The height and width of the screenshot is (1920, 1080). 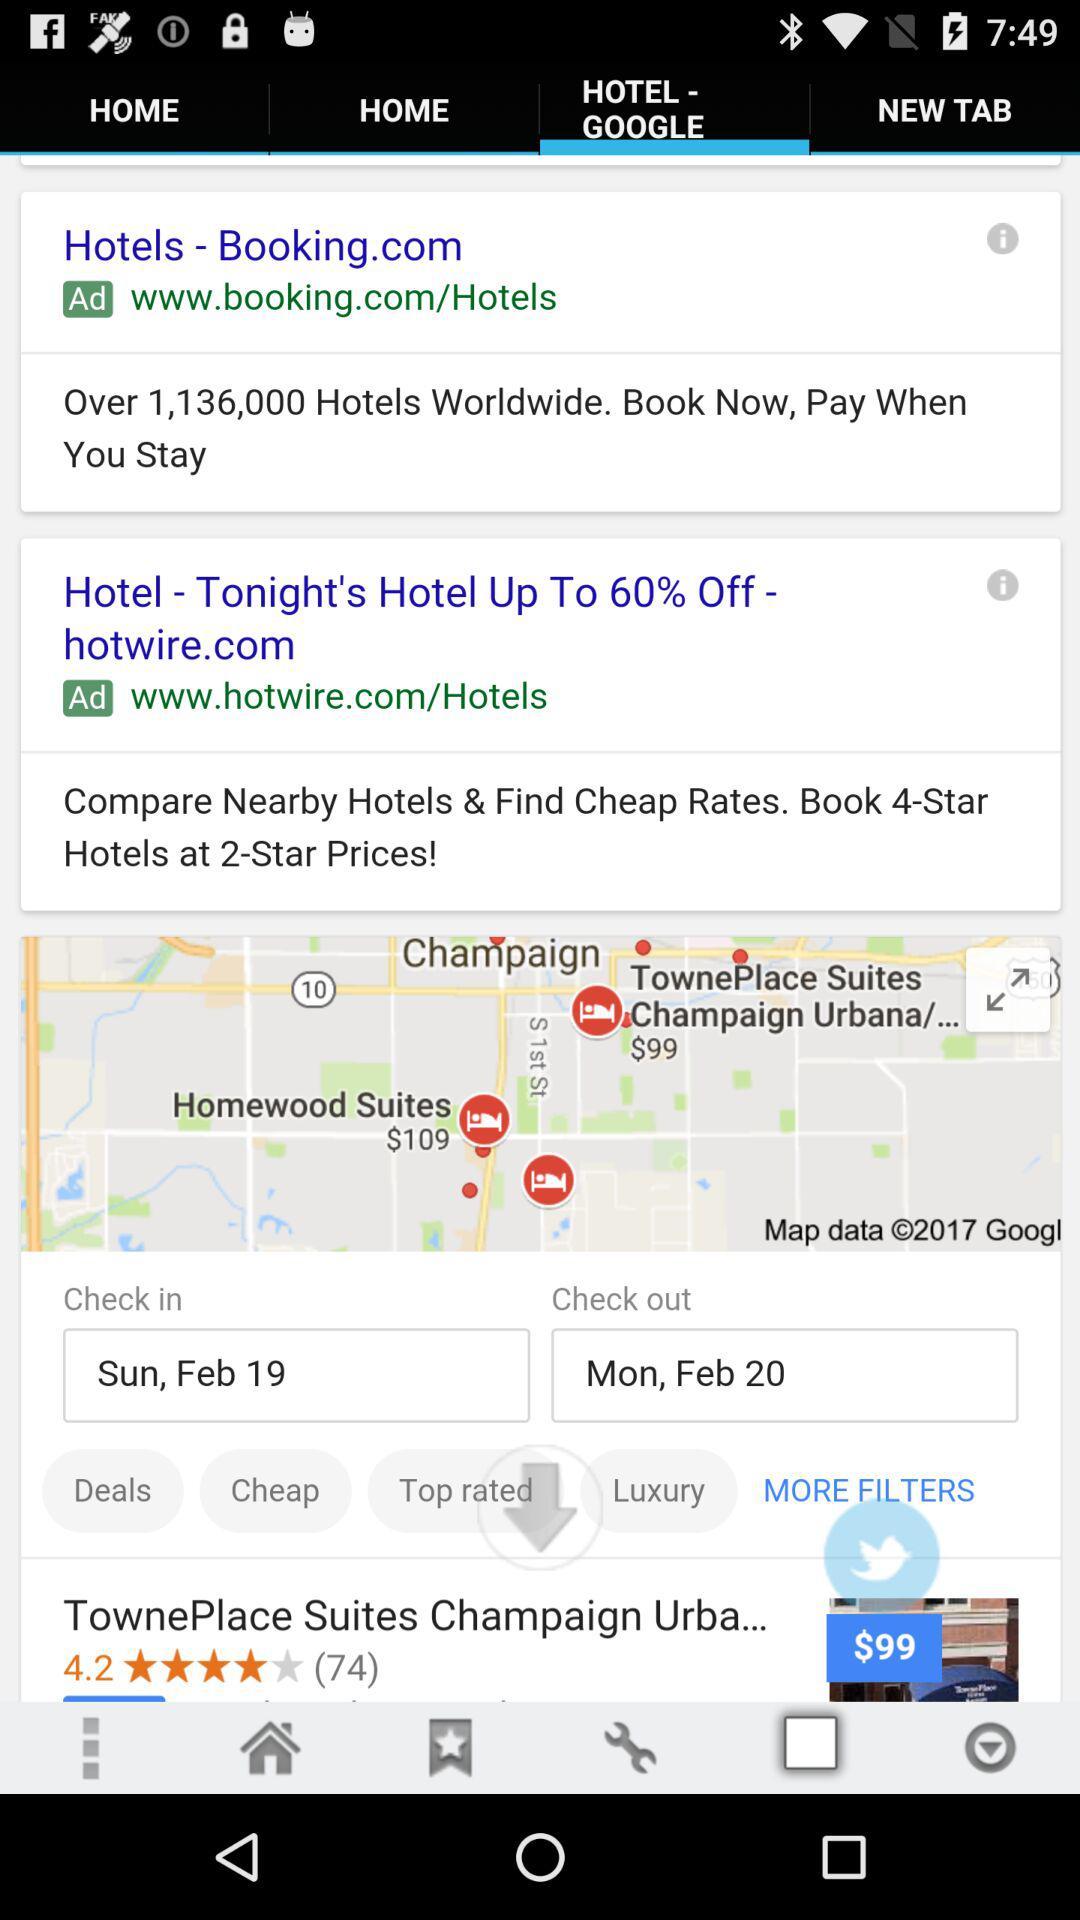 What do you see at coordinates (880, 1554) in the screenshot?
I see `twitter button` at bounding box center [880, 1554].